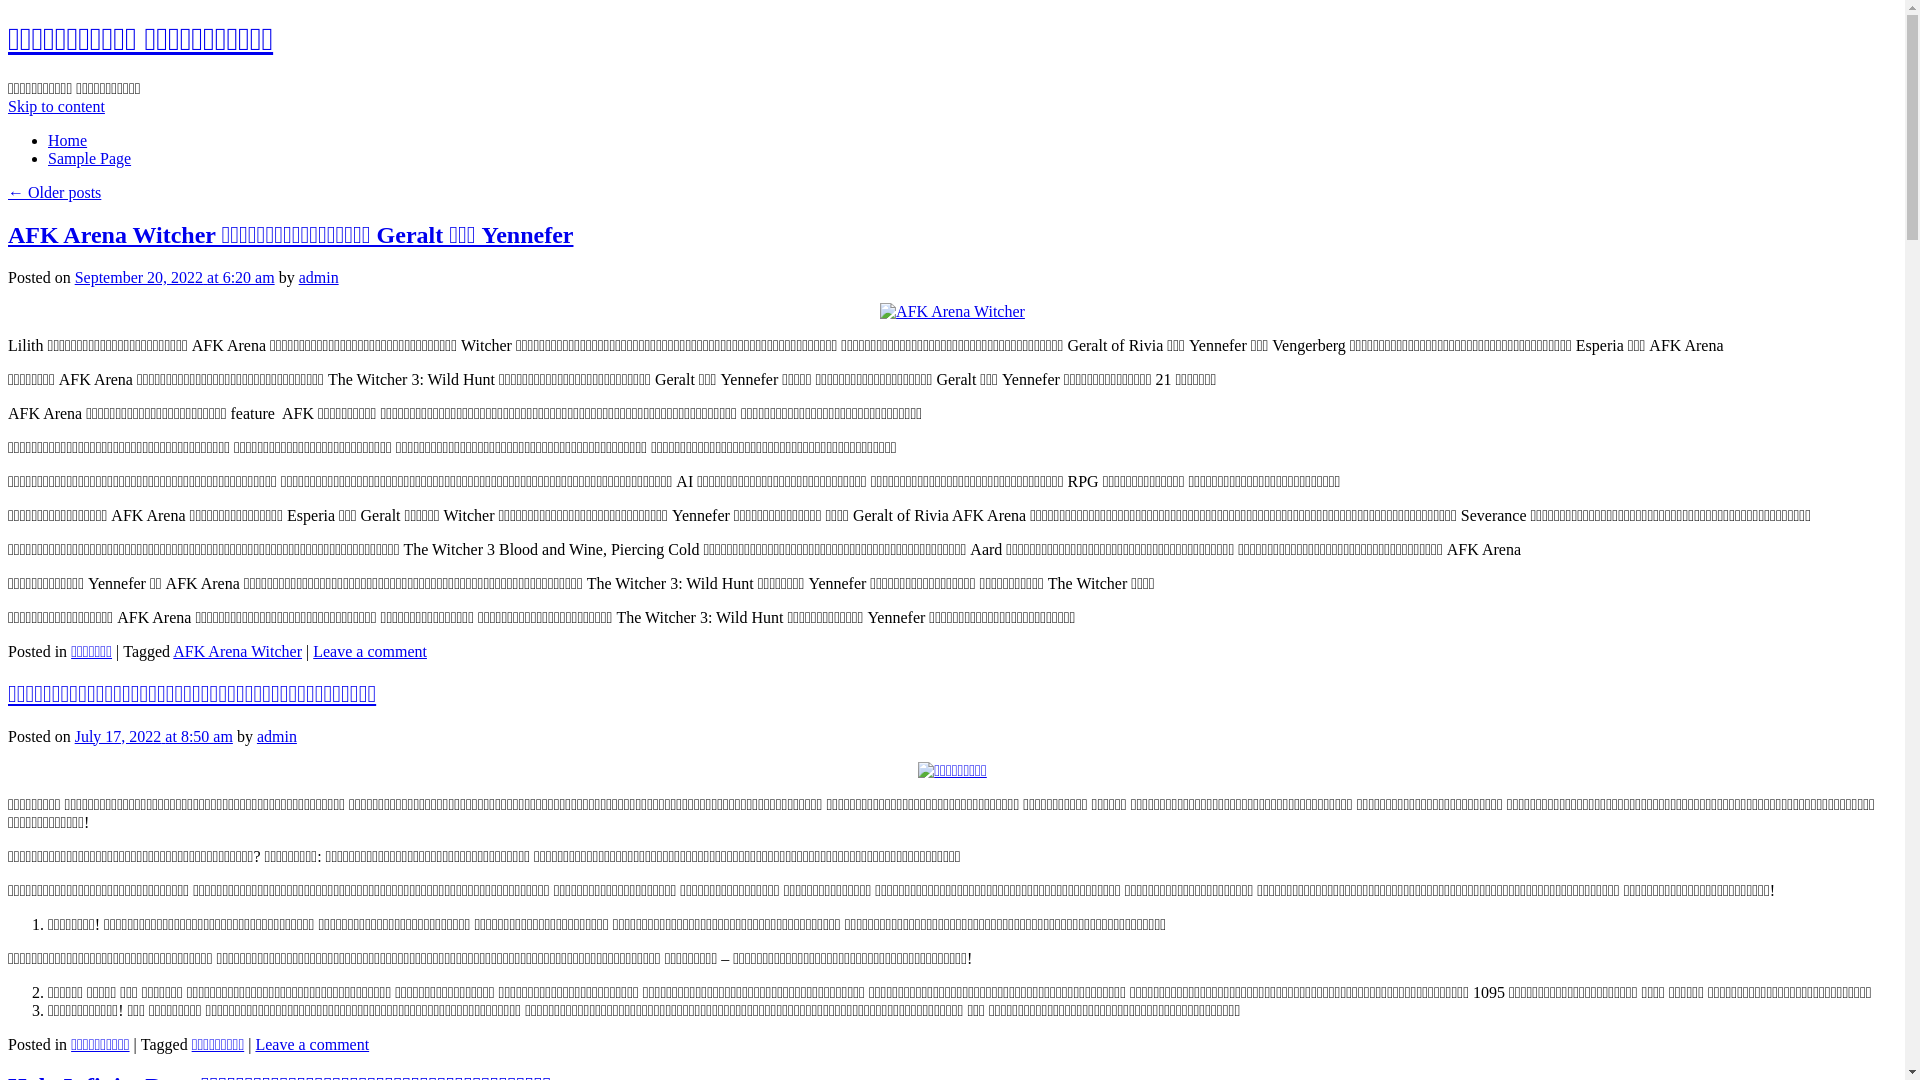 The height and width of the screenshot is (1080, 1920). Describe the element at coordinates (253, 1043) in the screenshot. I see `'Leave a comment'` at that location.